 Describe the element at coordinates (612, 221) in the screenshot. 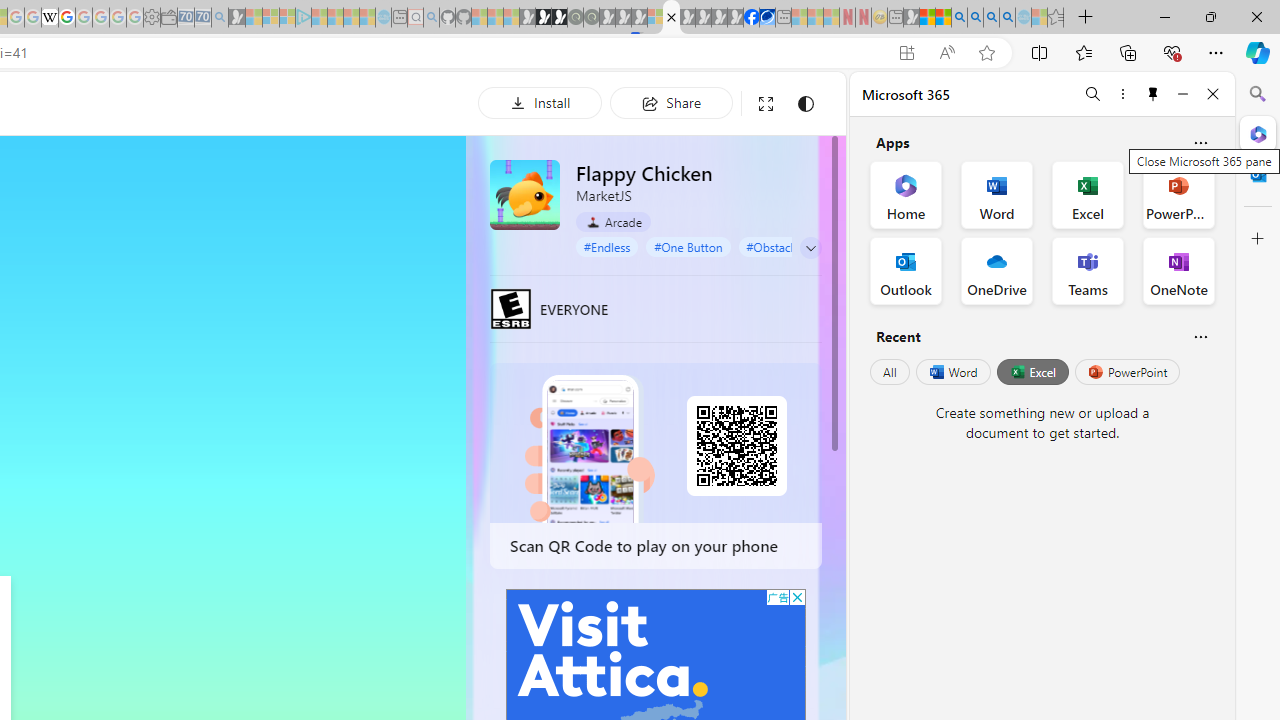

I see `'Arcade'` at that location.